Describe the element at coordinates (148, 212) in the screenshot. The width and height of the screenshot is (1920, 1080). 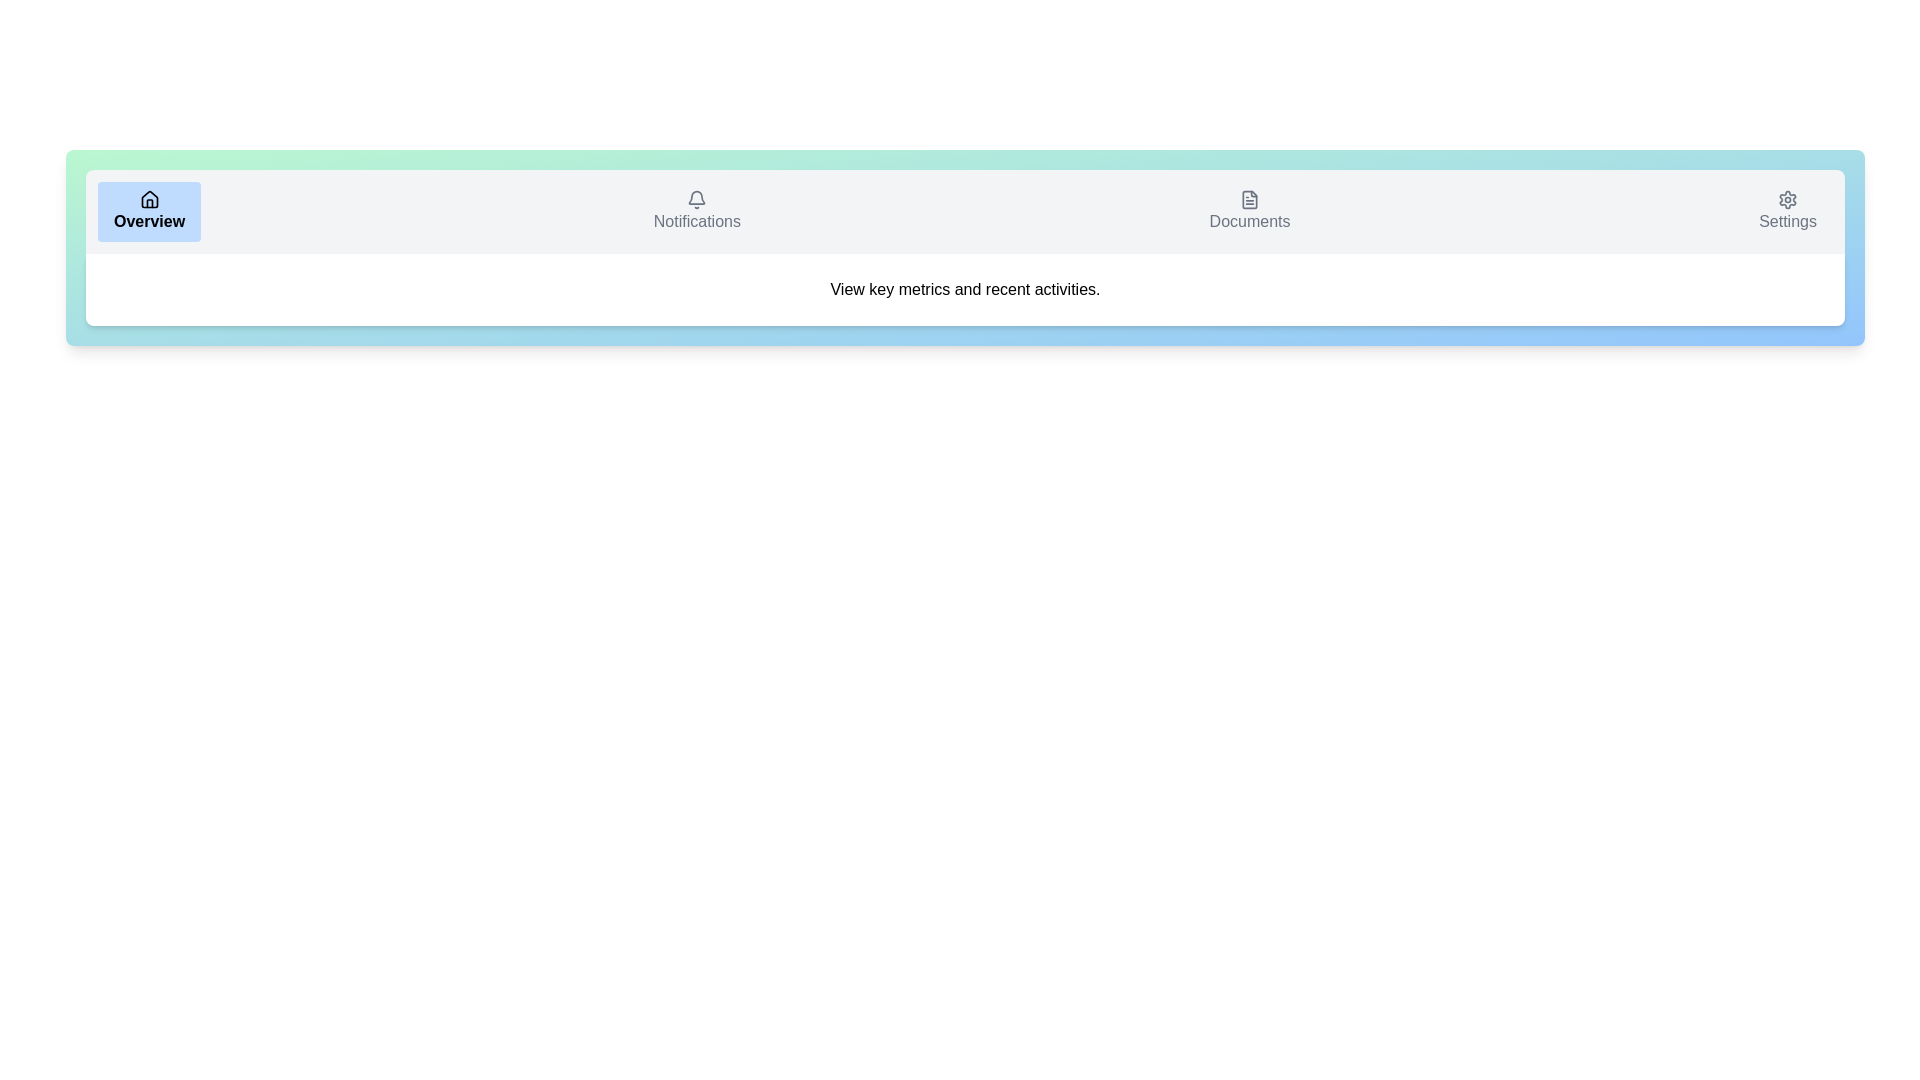
I see `the Overview tab to display its content` at that location.